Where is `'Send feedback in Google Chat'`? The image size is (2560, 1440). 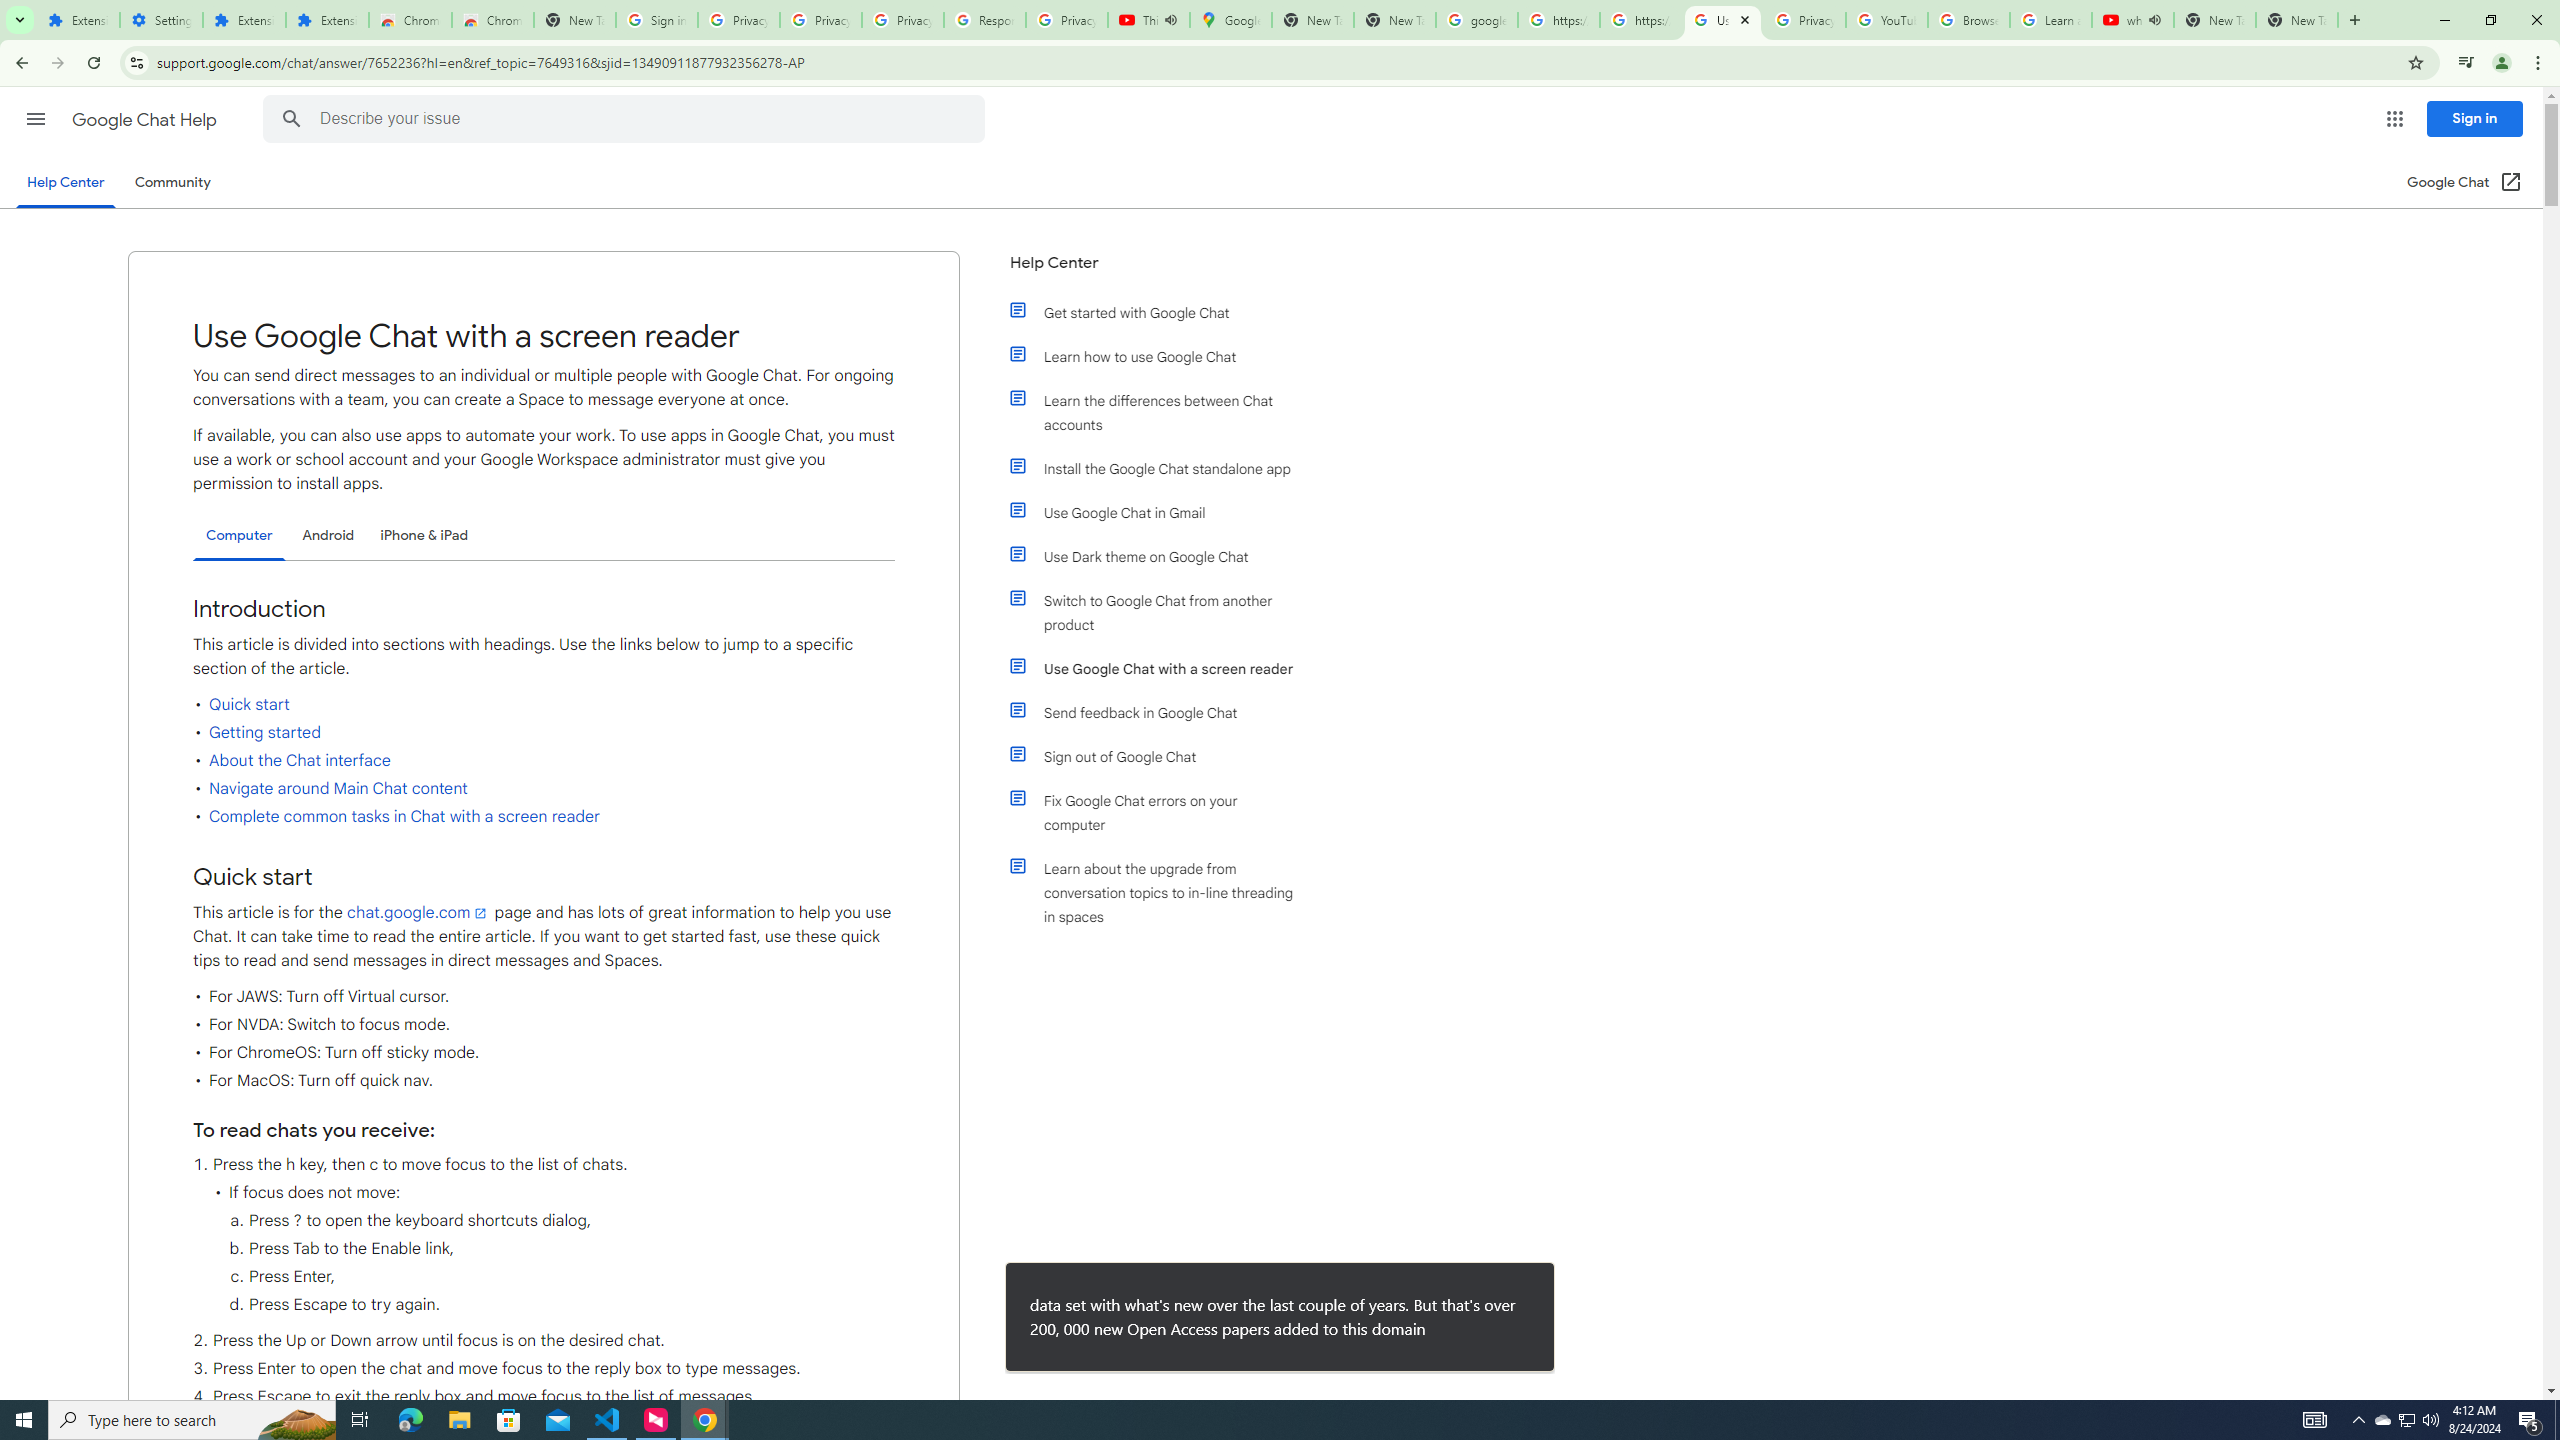
'Send feedback in Google Chat' is located at coordinates (1162, 712).